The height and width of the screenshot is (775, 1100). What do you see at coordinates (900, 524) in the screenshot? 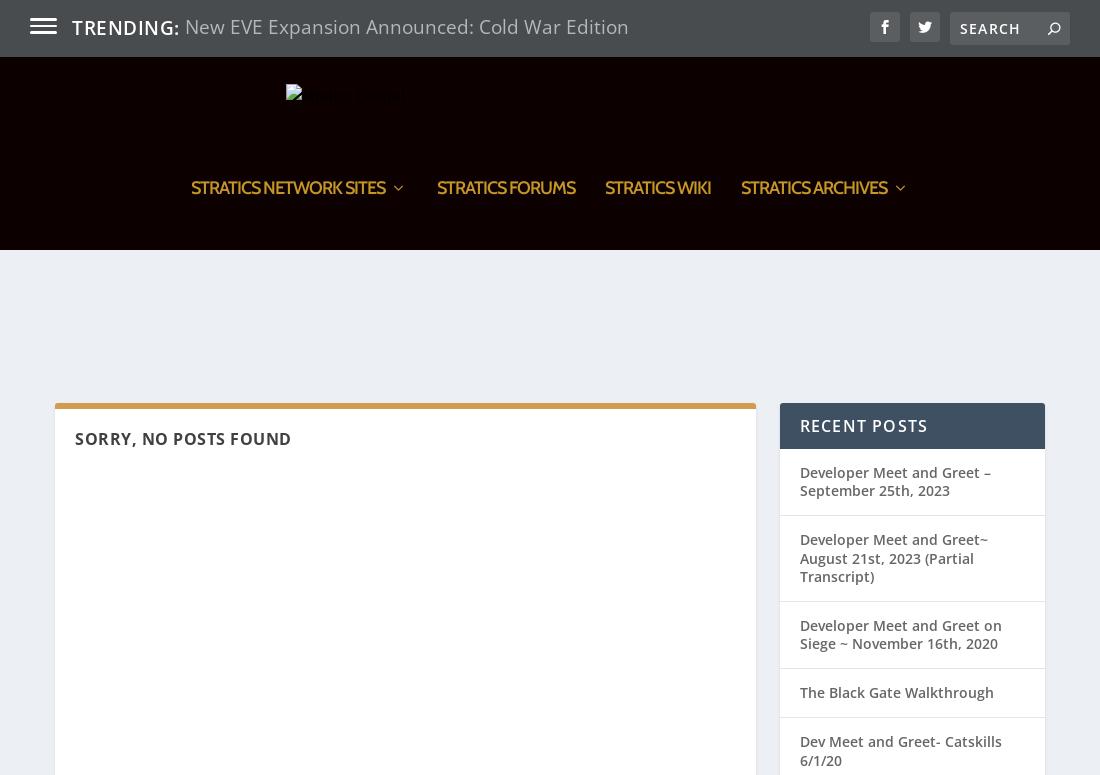
I see `'Developer Meet and Greet on Siege ~ November 16th, 2020'` at bounding box center [900, 524].